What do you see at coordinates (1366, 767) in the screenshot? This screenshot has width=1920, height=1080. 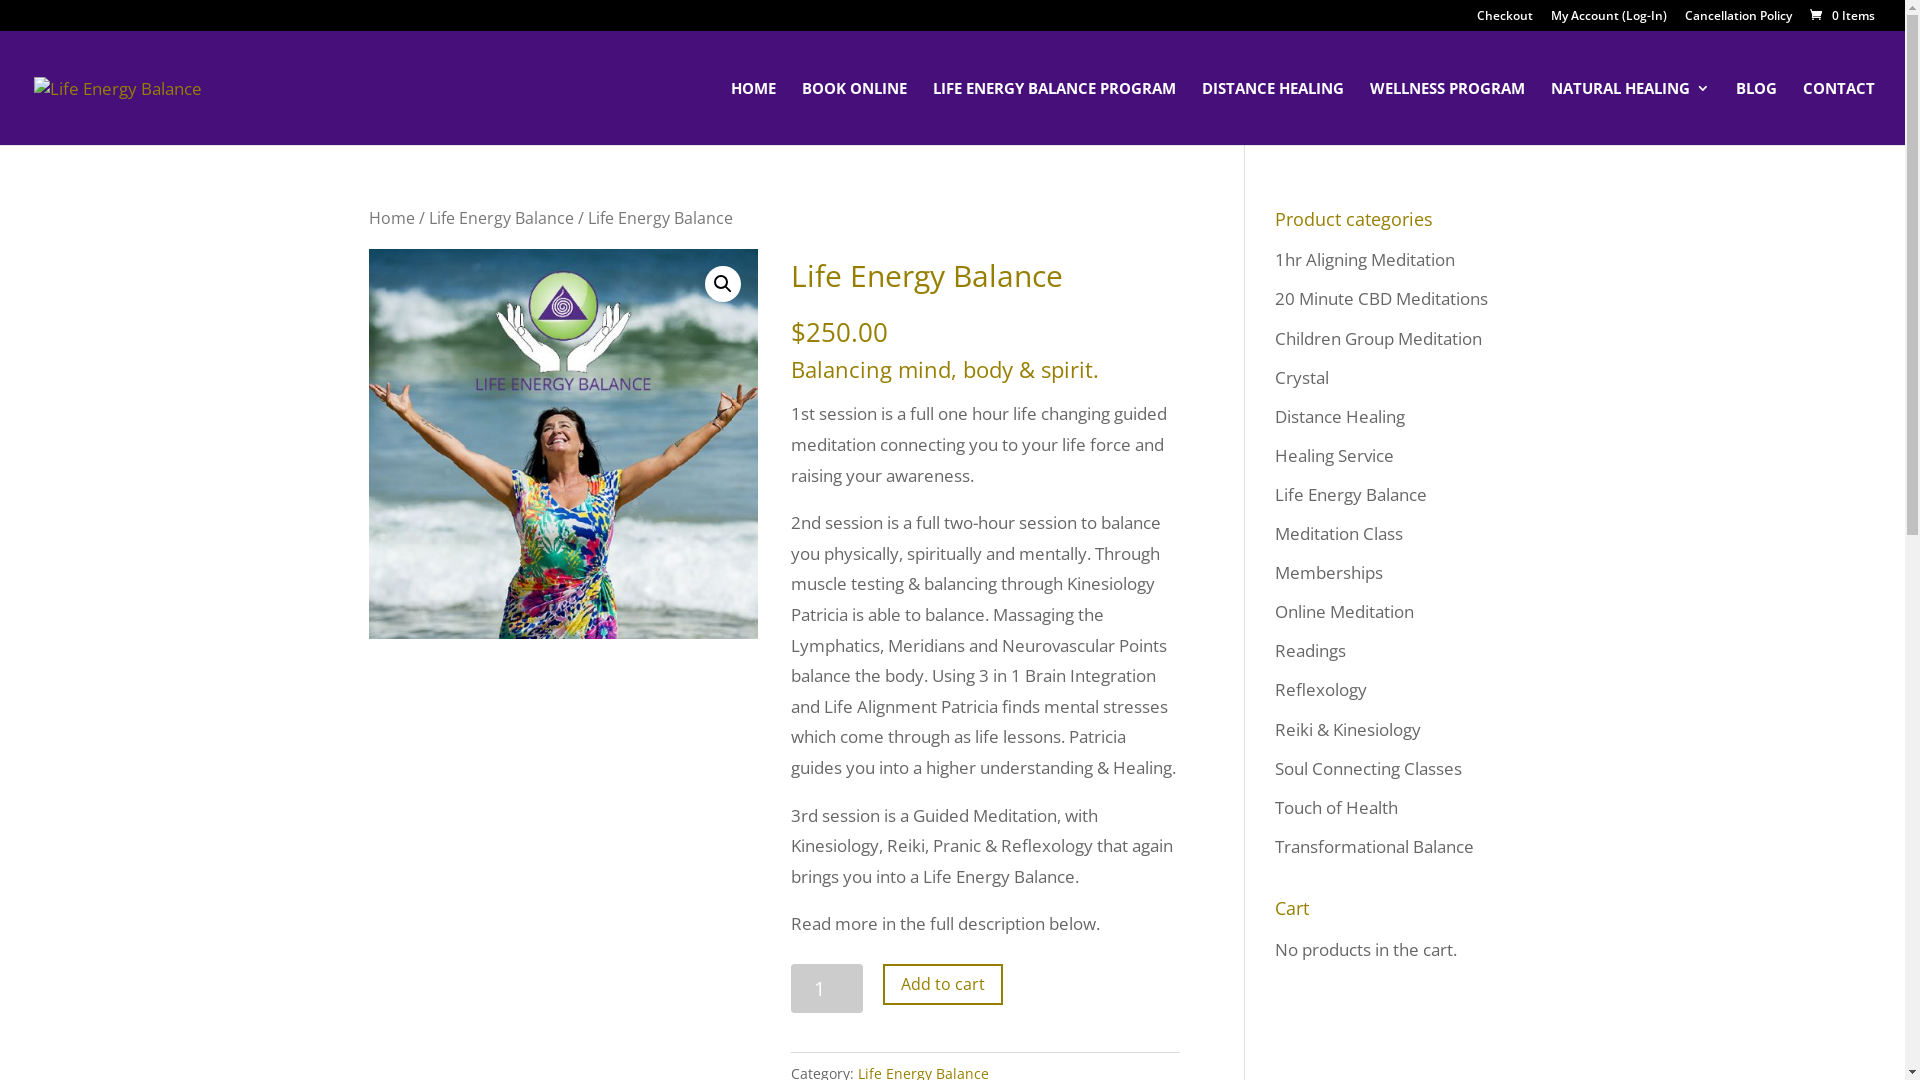 I see `'Soul Connecting Classes'` at bounding box center [1366, 767].